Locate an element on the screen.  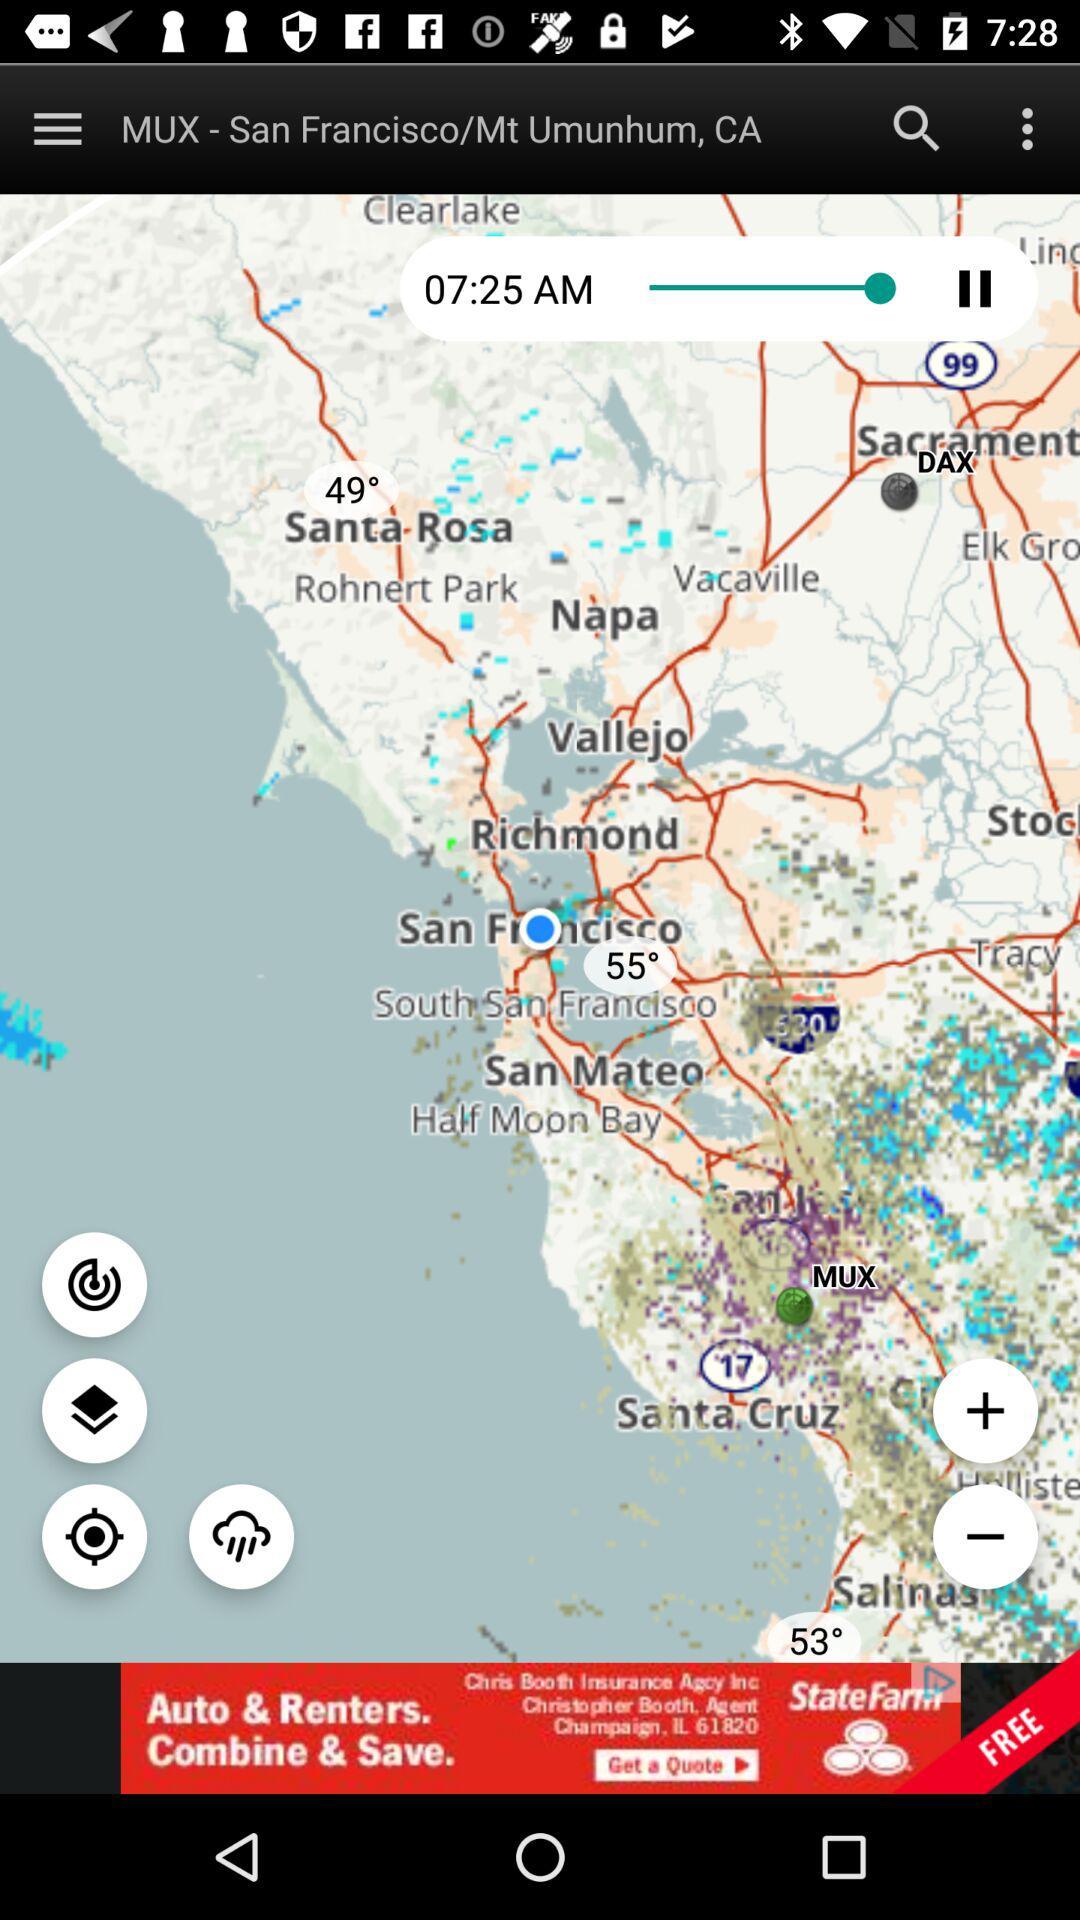
look at the menu is located at coordinates (56, 127).